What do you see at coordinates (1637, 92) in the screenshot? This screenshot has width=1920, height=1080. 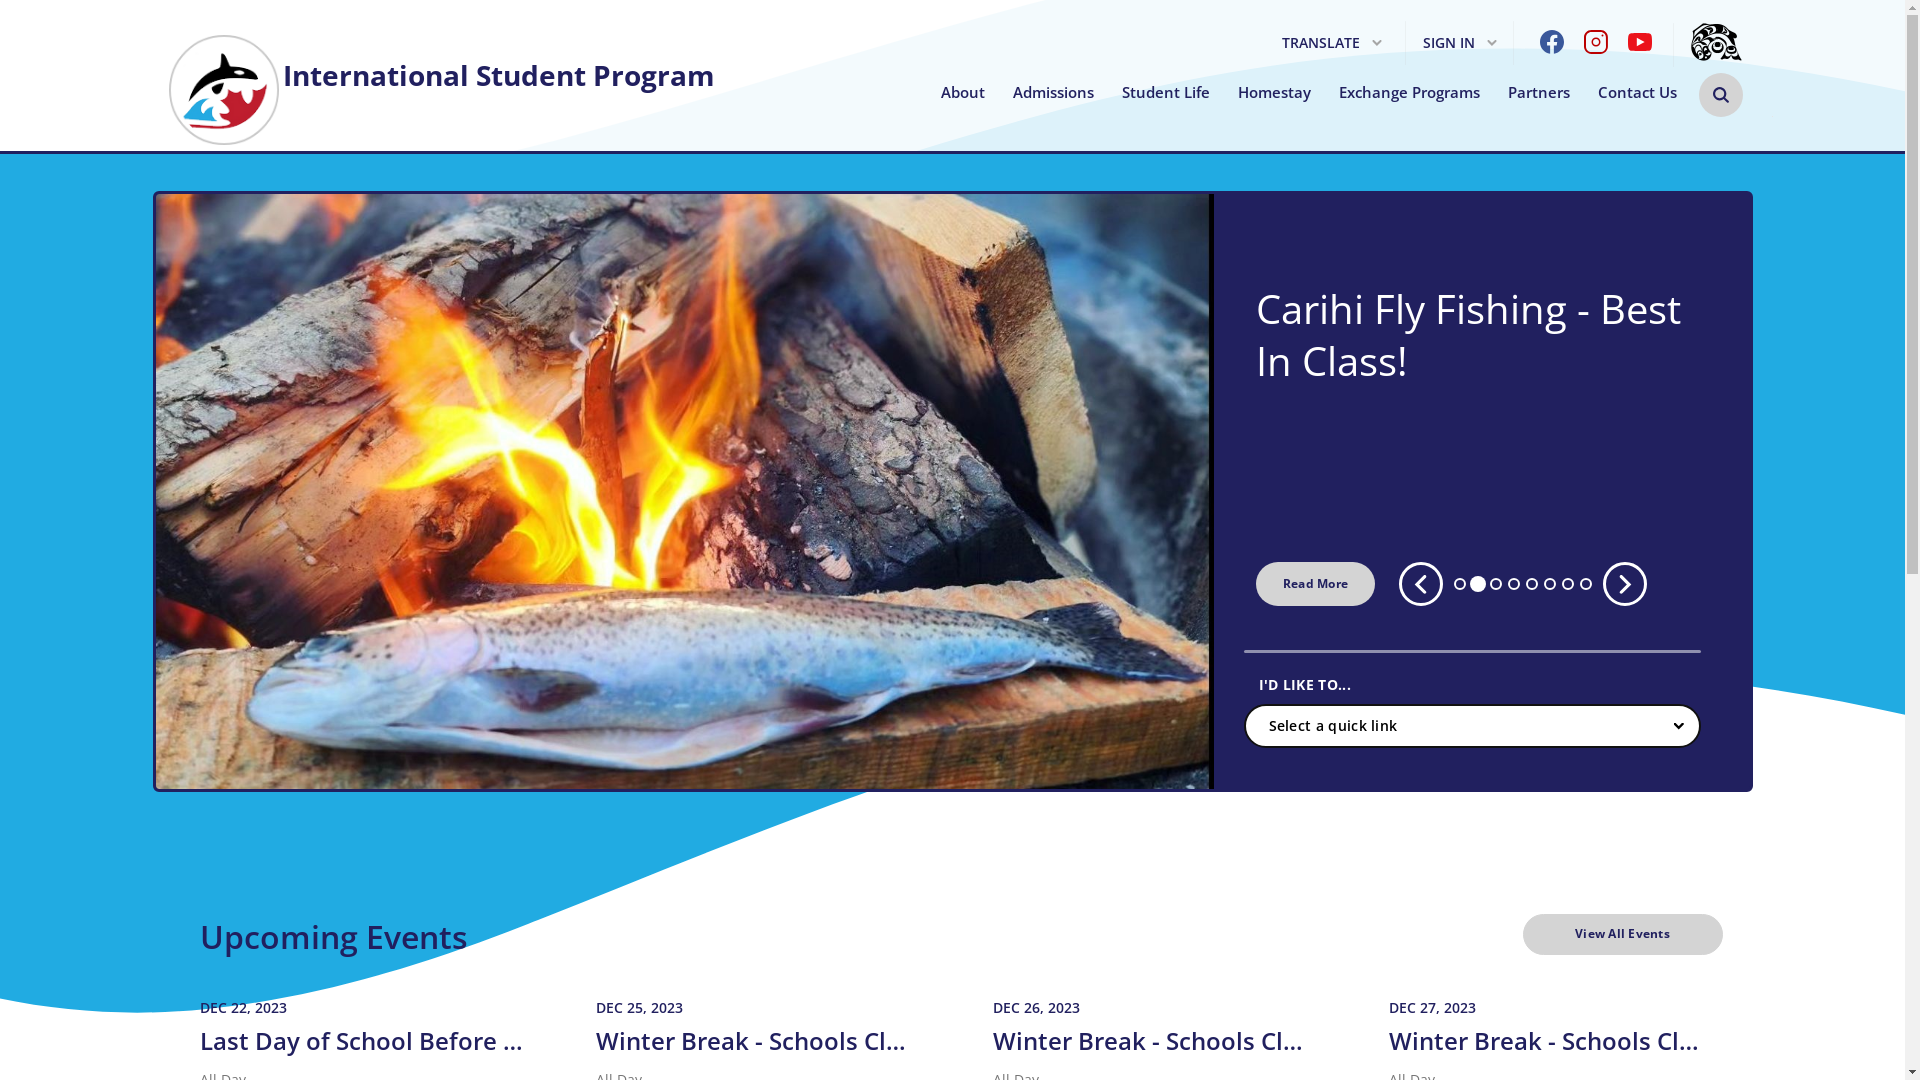 I see `'Contact Us'` at bounding box center [1637, 92].